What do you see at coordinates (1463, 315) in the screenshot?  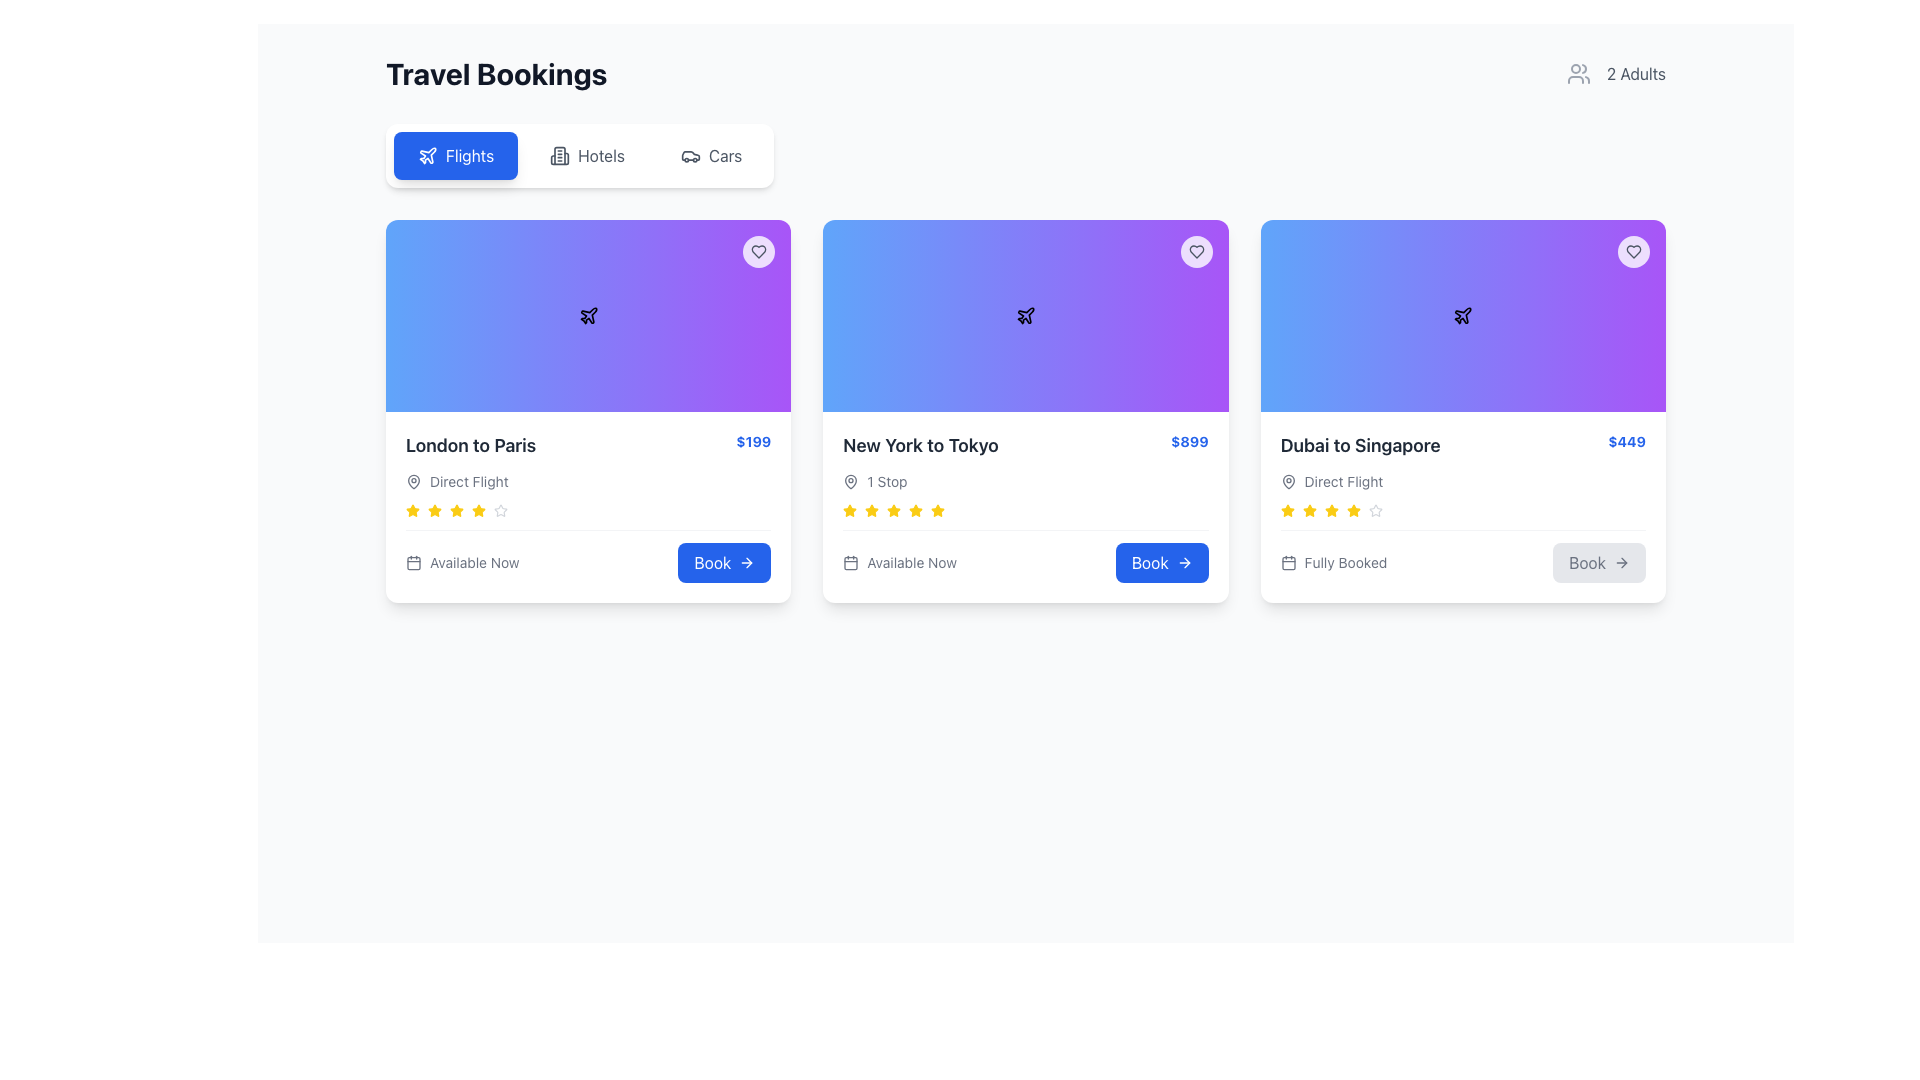 I see `the minimalist plane icon located in the upper section of the third card labeled 'Dubai to Singapore' in the travel booking interface` at bounding box center [1463, 315].